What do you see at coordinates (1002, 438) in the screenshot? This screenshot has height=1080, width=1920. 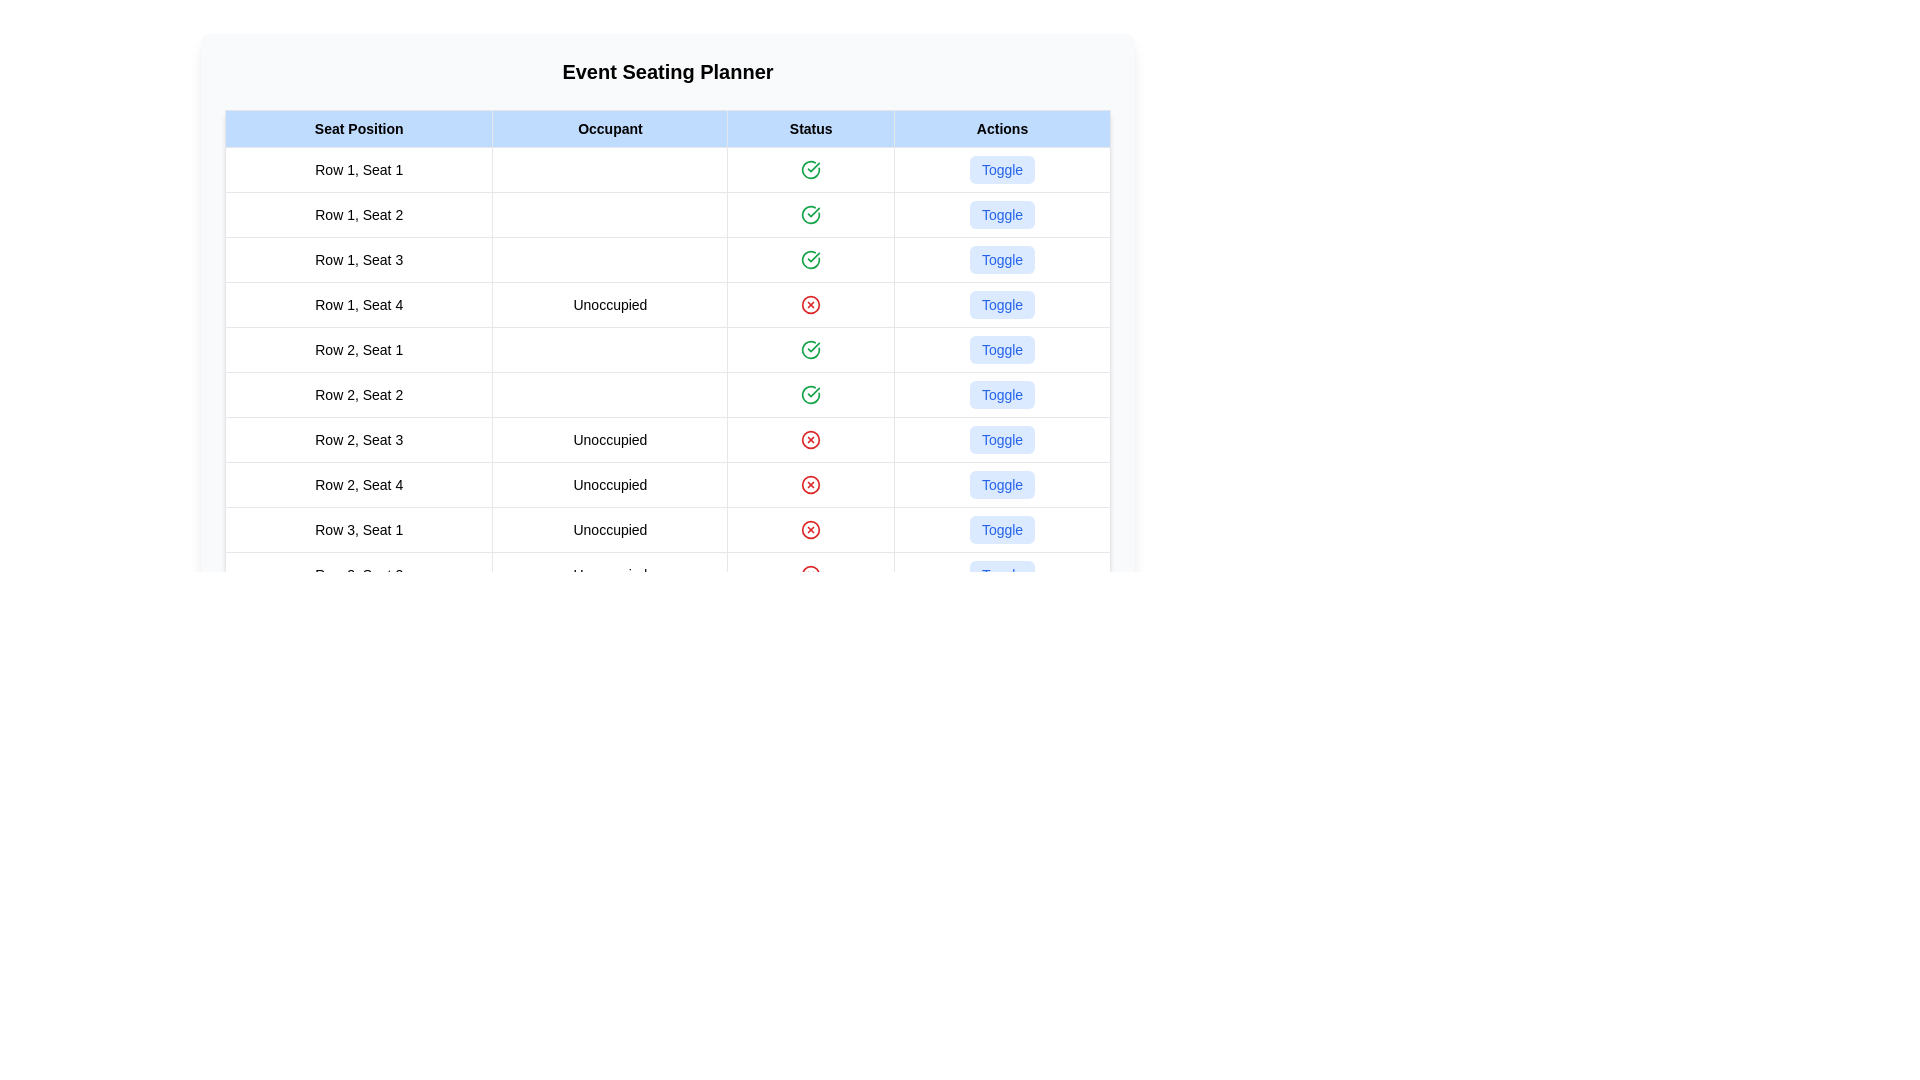 I see `the 'Toggle' button located in the 'Actions' column for 'Row 2, Seat 3'` at bounding box center [1002, 438].